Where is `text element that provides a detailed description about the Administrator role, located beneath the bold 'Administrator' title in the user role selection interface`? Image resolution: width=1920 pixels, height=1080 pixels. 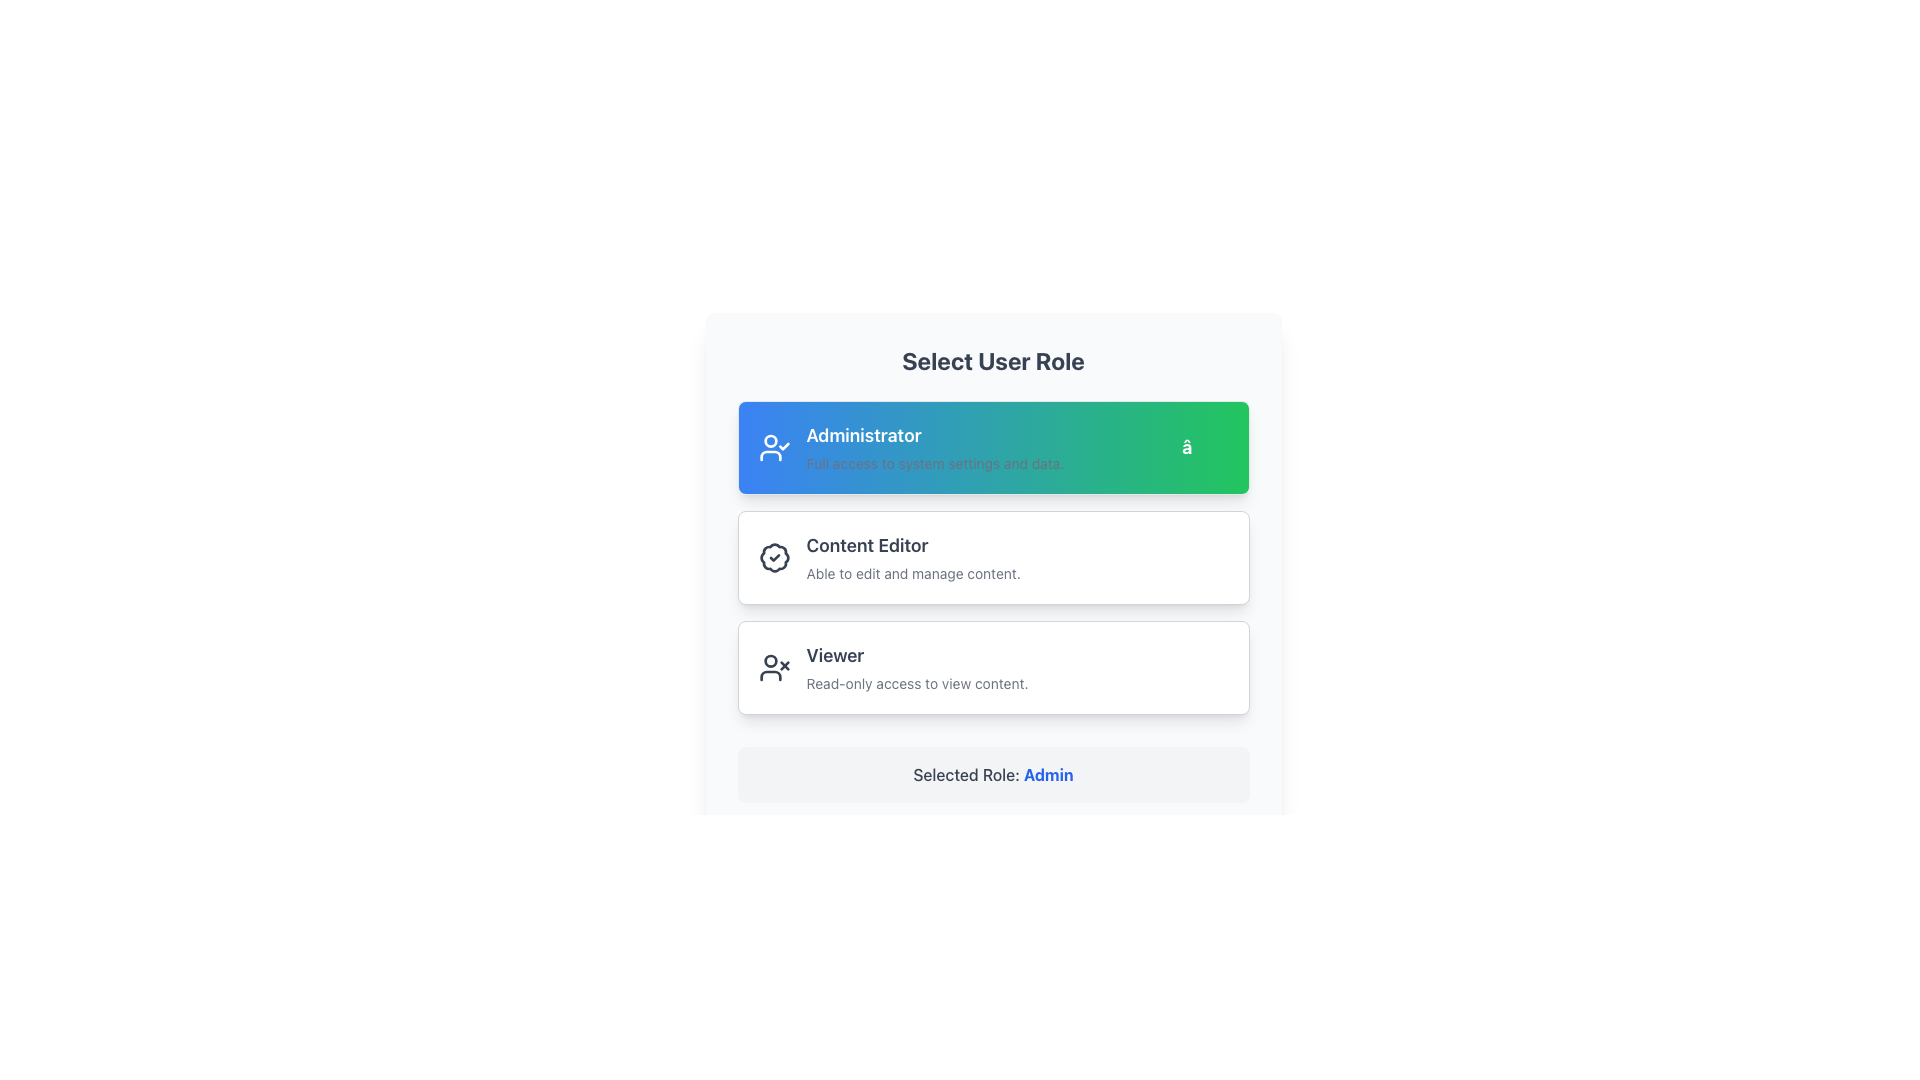
text element that provides a detailed description about the Administrator role, located beneath the bold 'Administrator' title in the user role selection interface is located at coordinates (986, 463).